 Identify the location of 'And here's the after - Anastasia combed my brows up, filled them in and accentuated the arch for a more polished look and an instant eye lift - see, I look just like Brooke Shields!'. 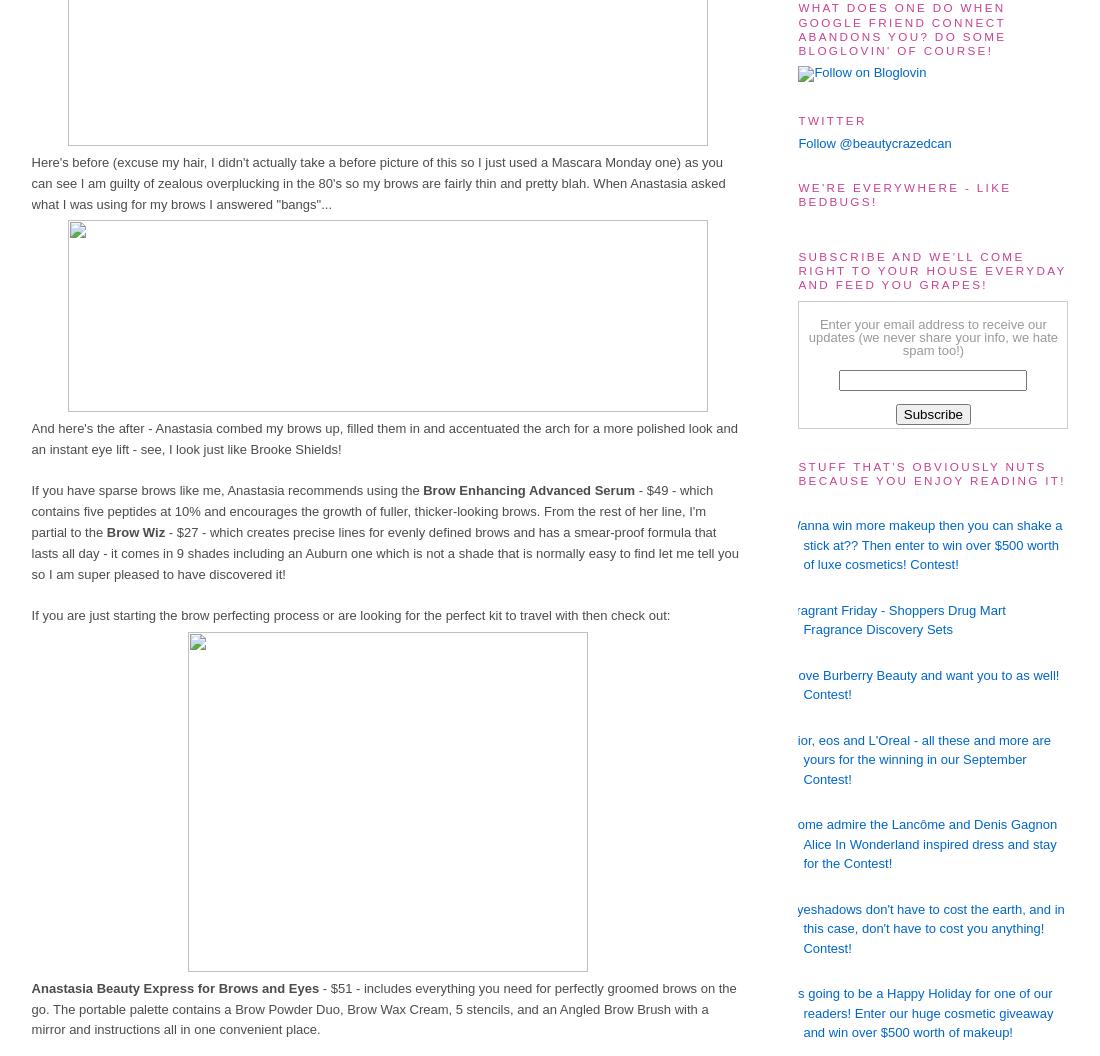
(384, 438).